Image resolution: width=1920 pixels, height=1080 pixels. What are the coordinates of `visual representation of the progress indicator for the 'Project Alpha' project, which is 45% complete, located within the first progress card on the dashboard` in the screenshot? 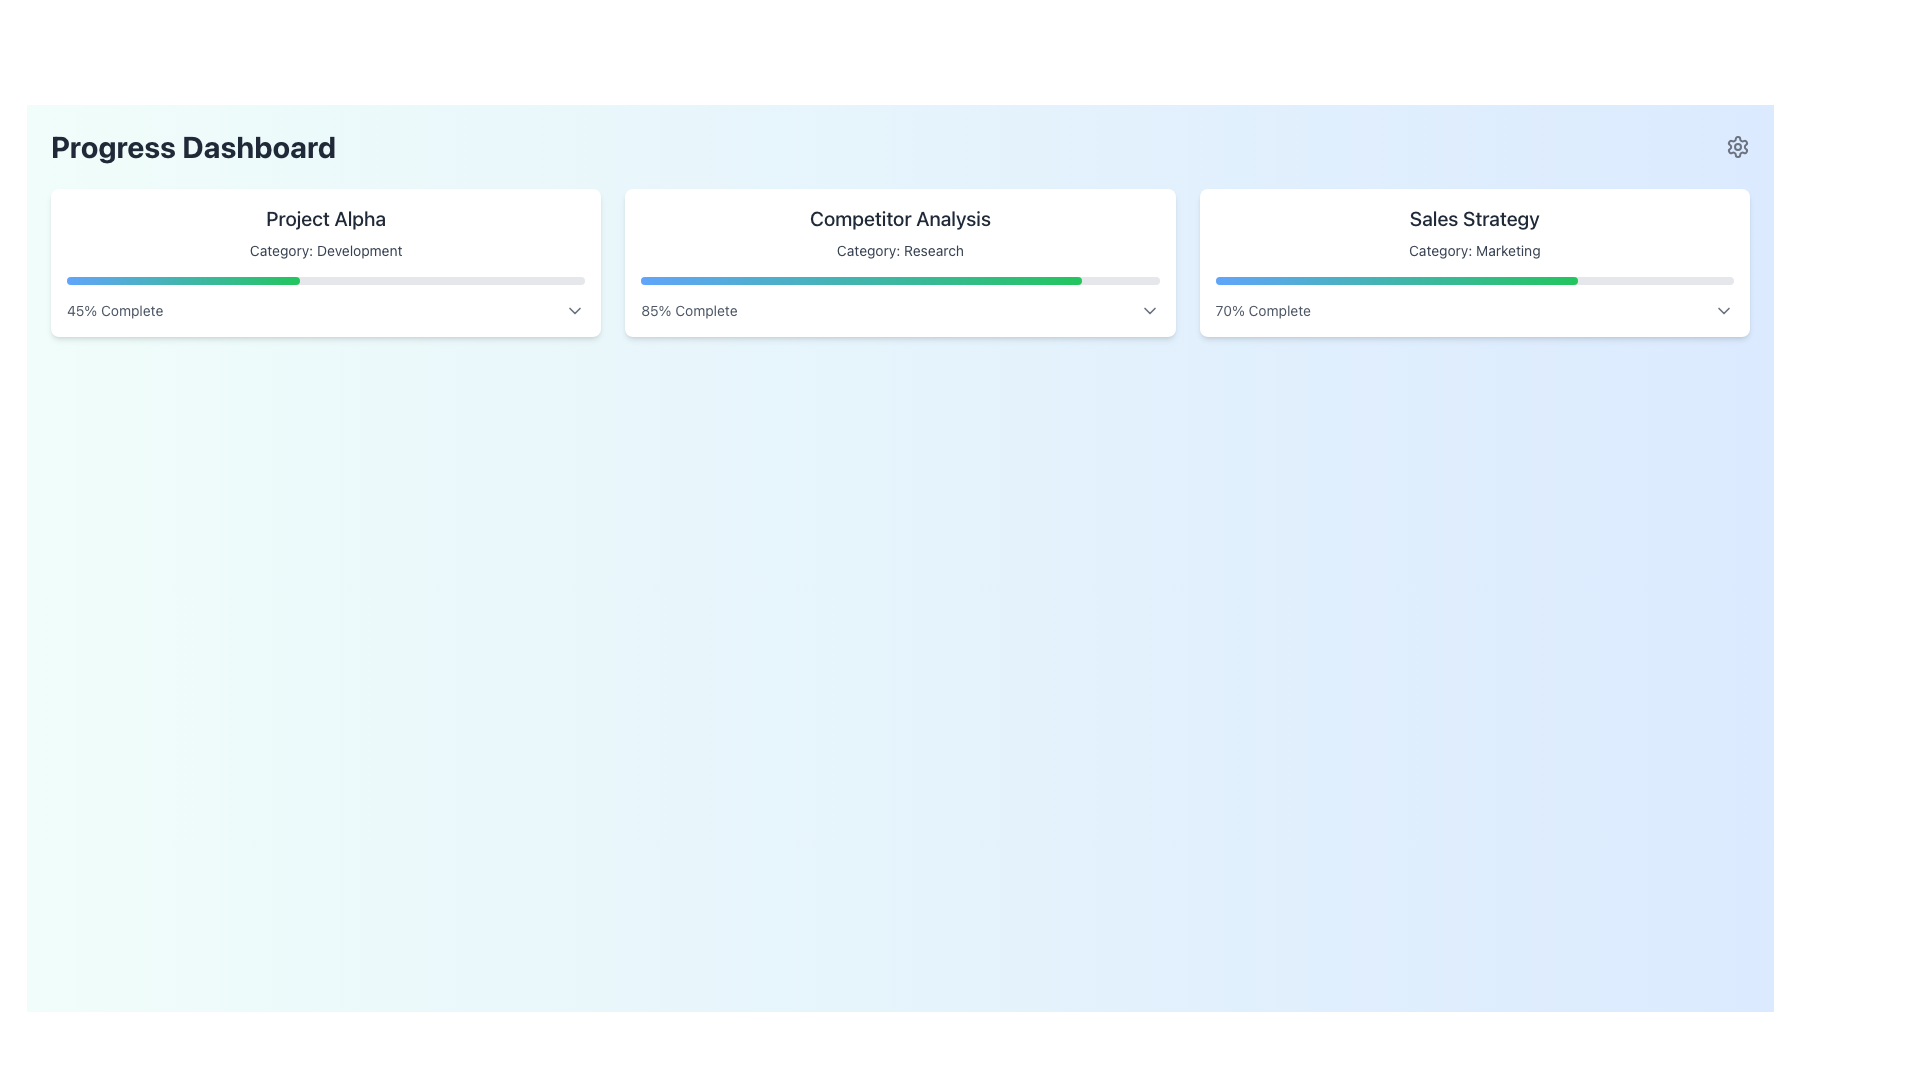 It's located at (183, 281).